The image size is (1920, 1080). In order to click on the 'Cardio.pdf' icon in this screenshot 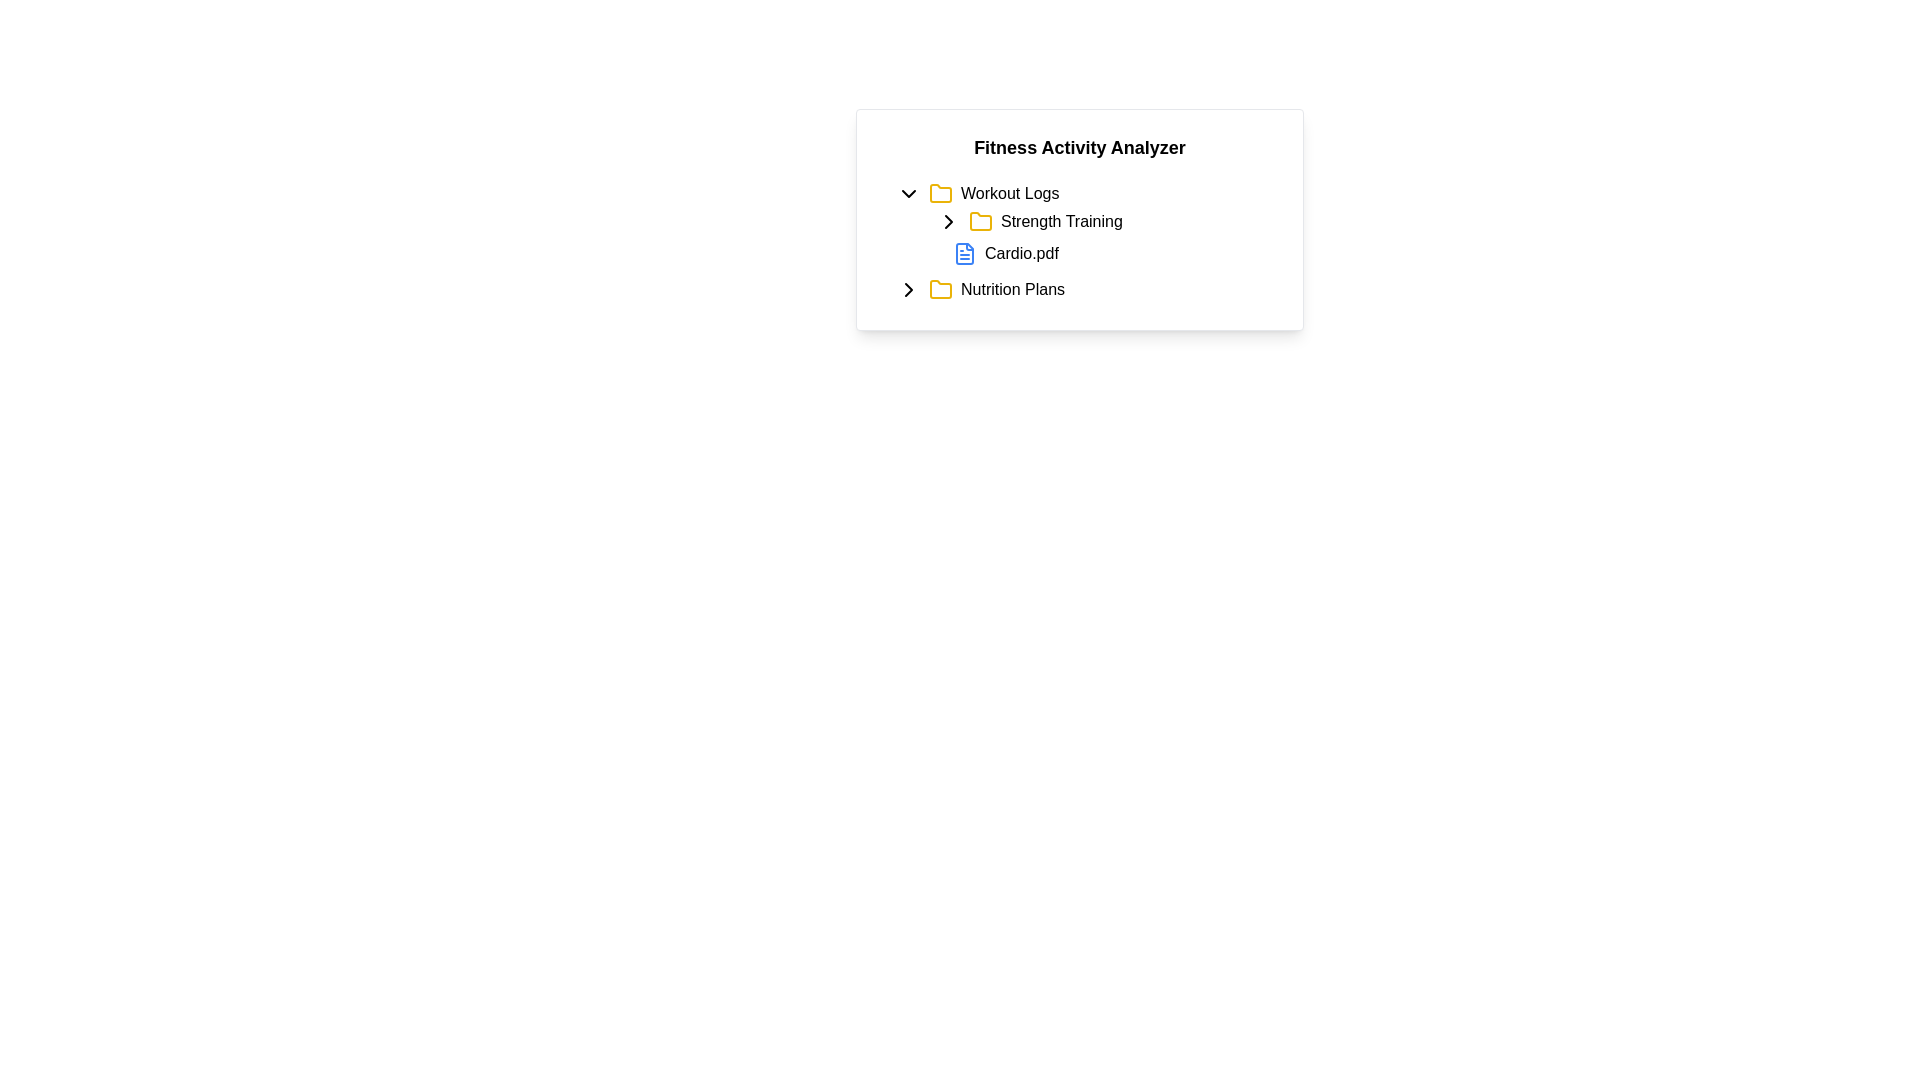, I will do `click(964, 253)`.